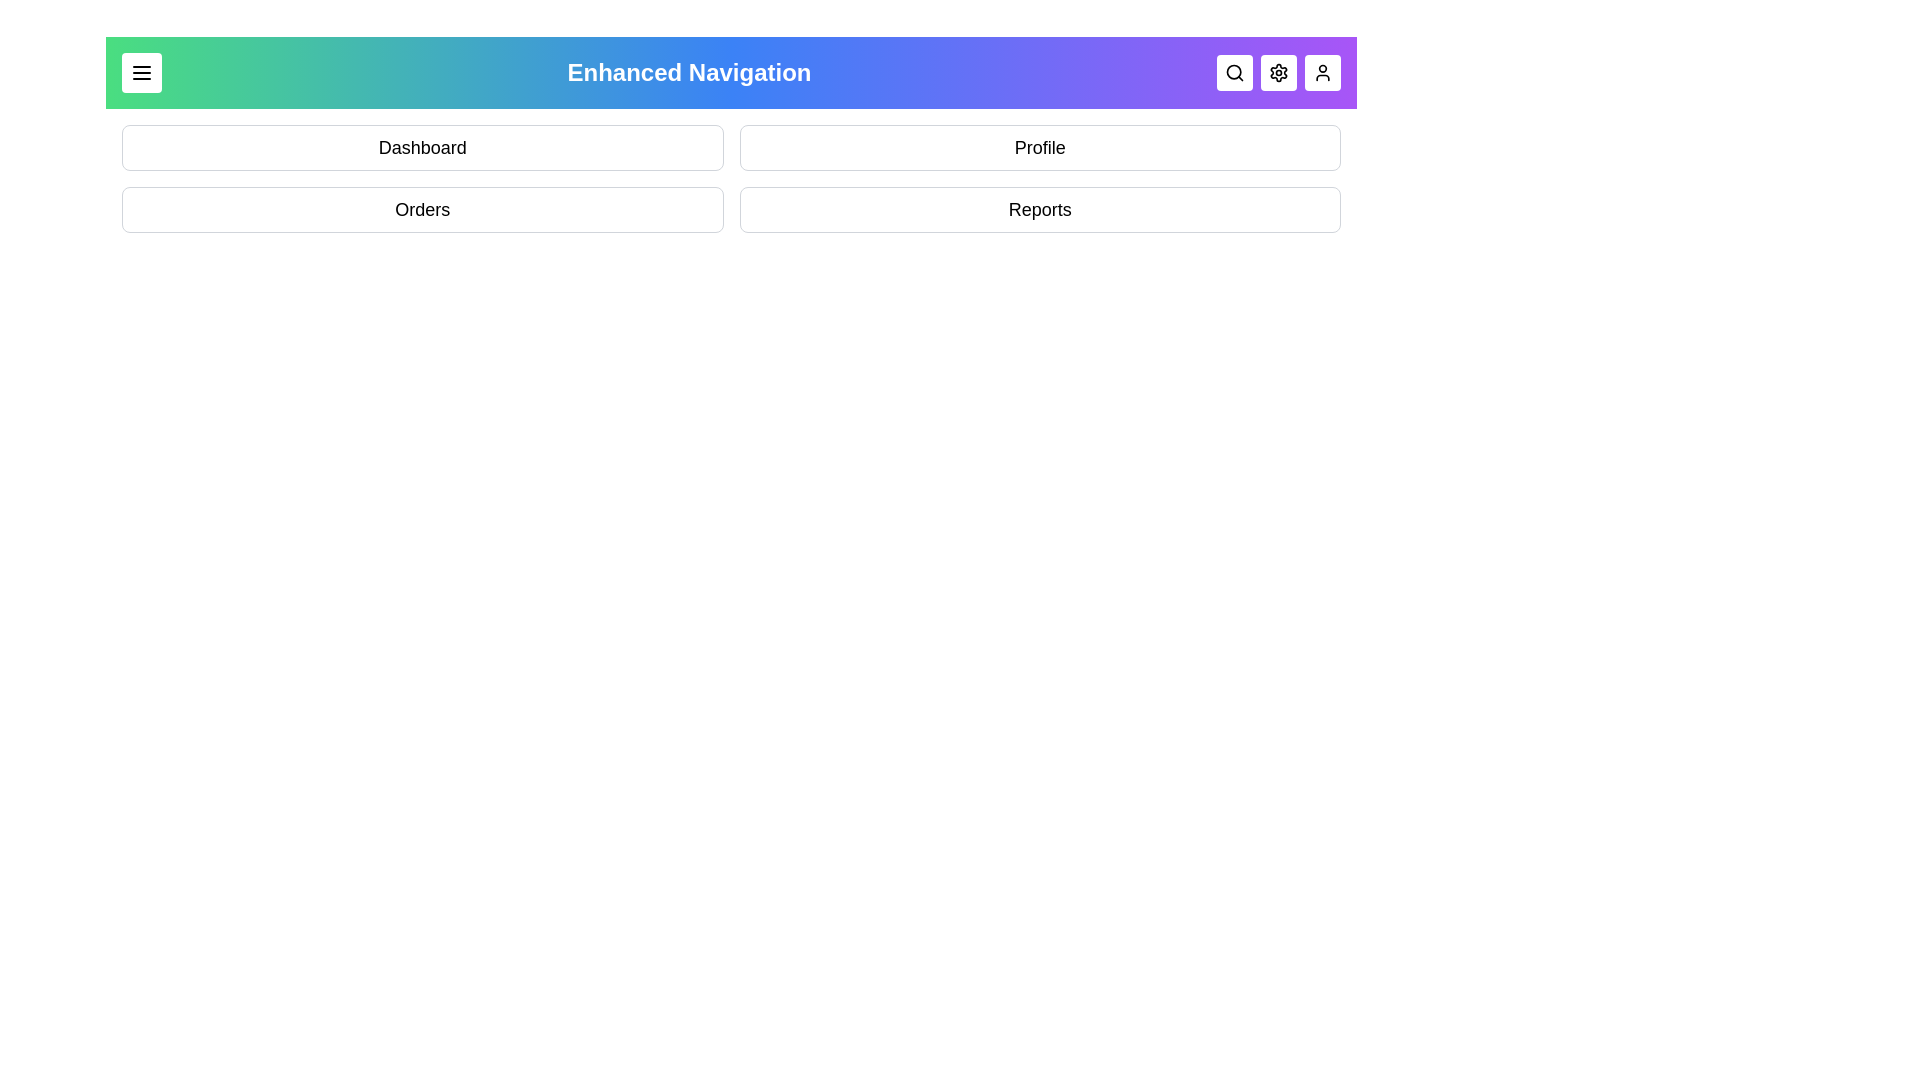  I want to click on the option Orders from the dropdown menu, so click(421, 209).